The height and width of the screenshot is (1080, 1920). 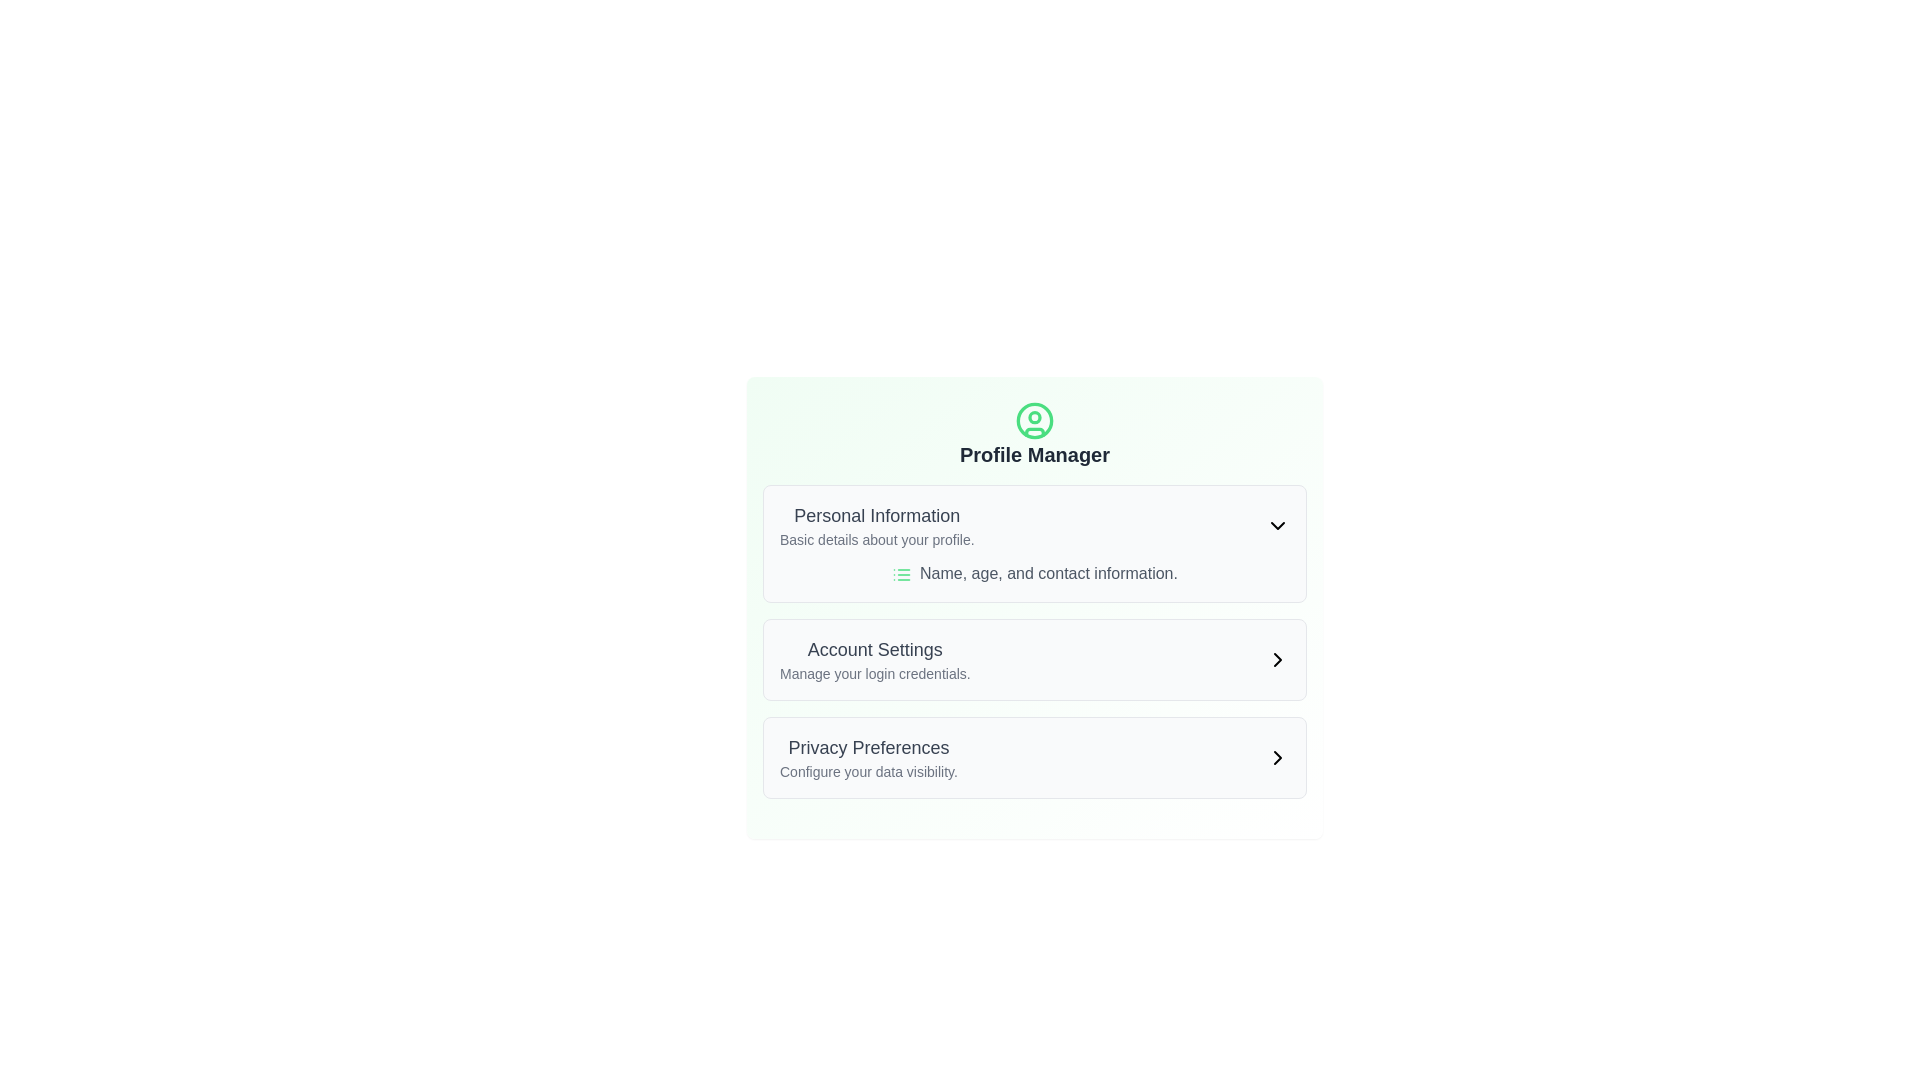 I want to click on the text label that says 'Manage your login credentials.' which is styled in a small gray font and located below the 'Account Settings' heading in the Profile Manager interface, so click(x=875, y=674).